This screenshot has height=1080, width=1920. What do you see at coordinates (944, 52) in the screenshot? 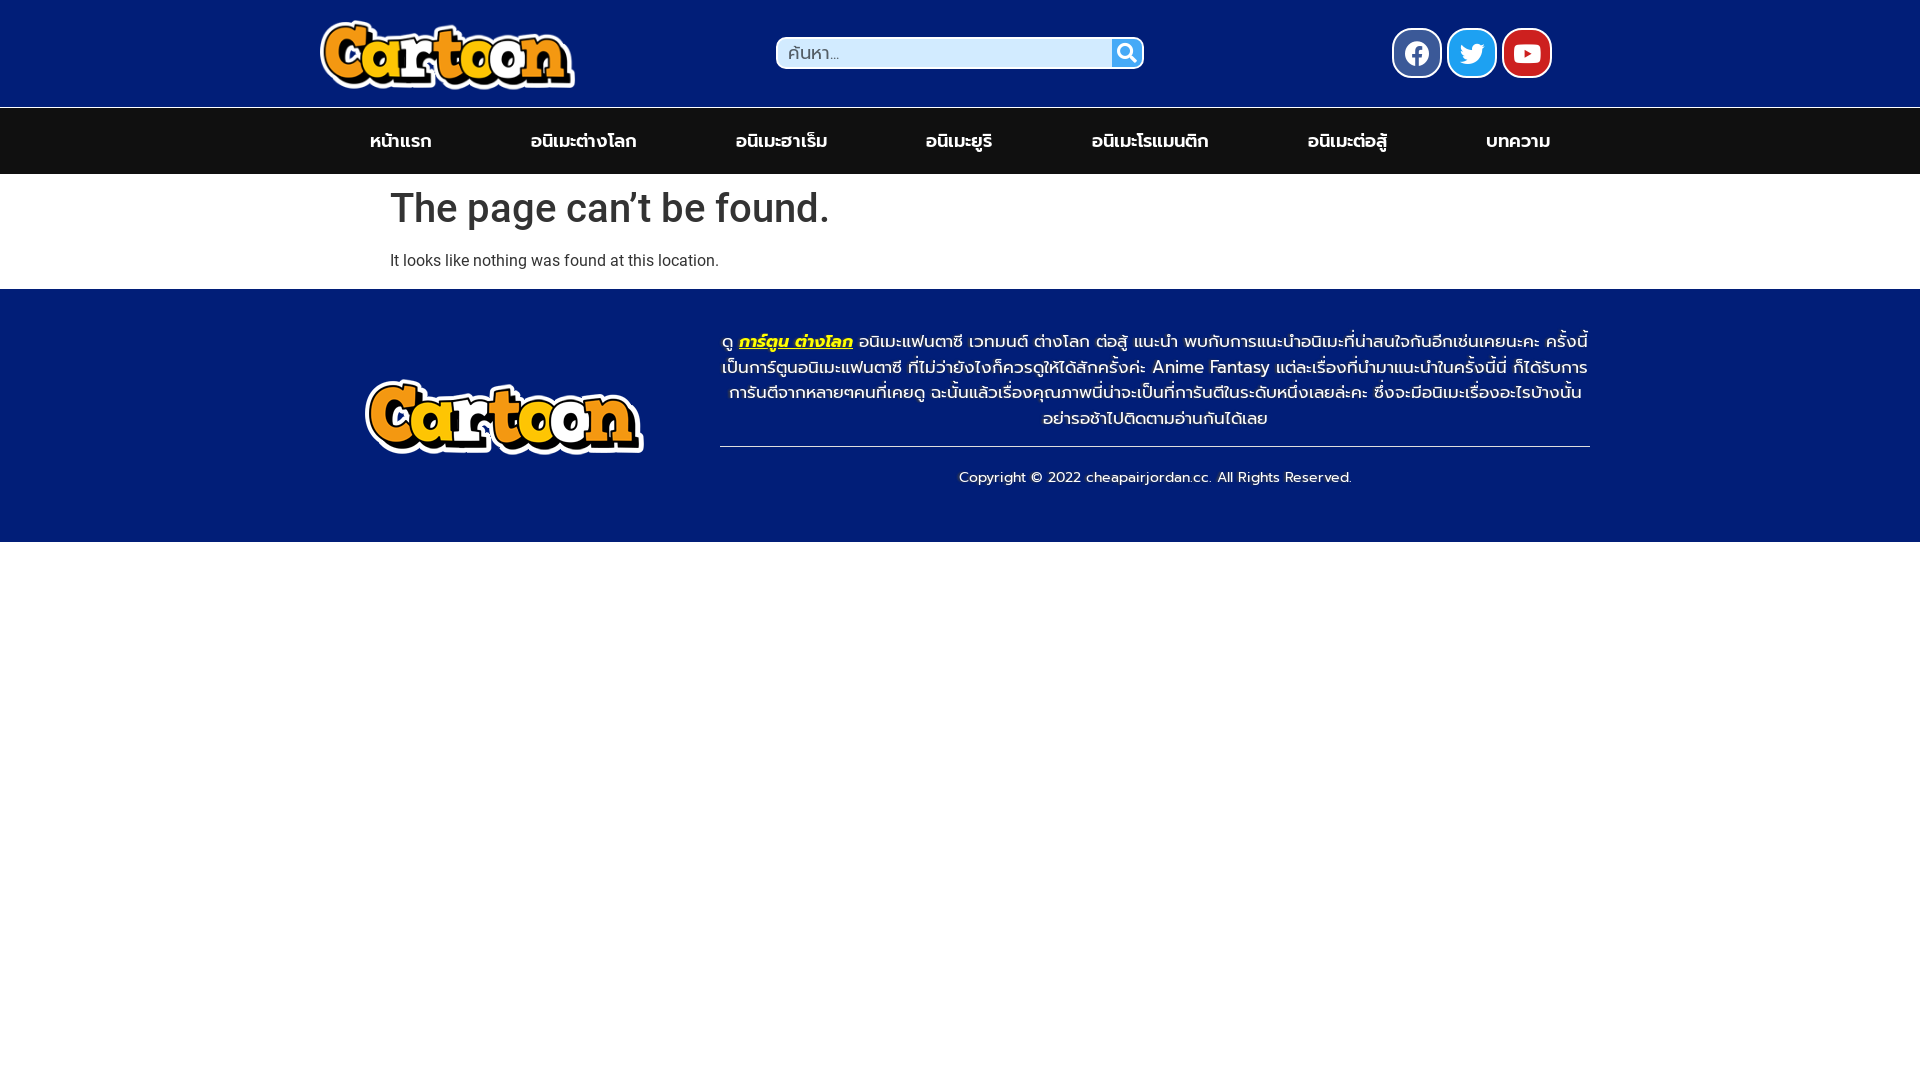
I see `'Search'` at bounding box center [944, 52].